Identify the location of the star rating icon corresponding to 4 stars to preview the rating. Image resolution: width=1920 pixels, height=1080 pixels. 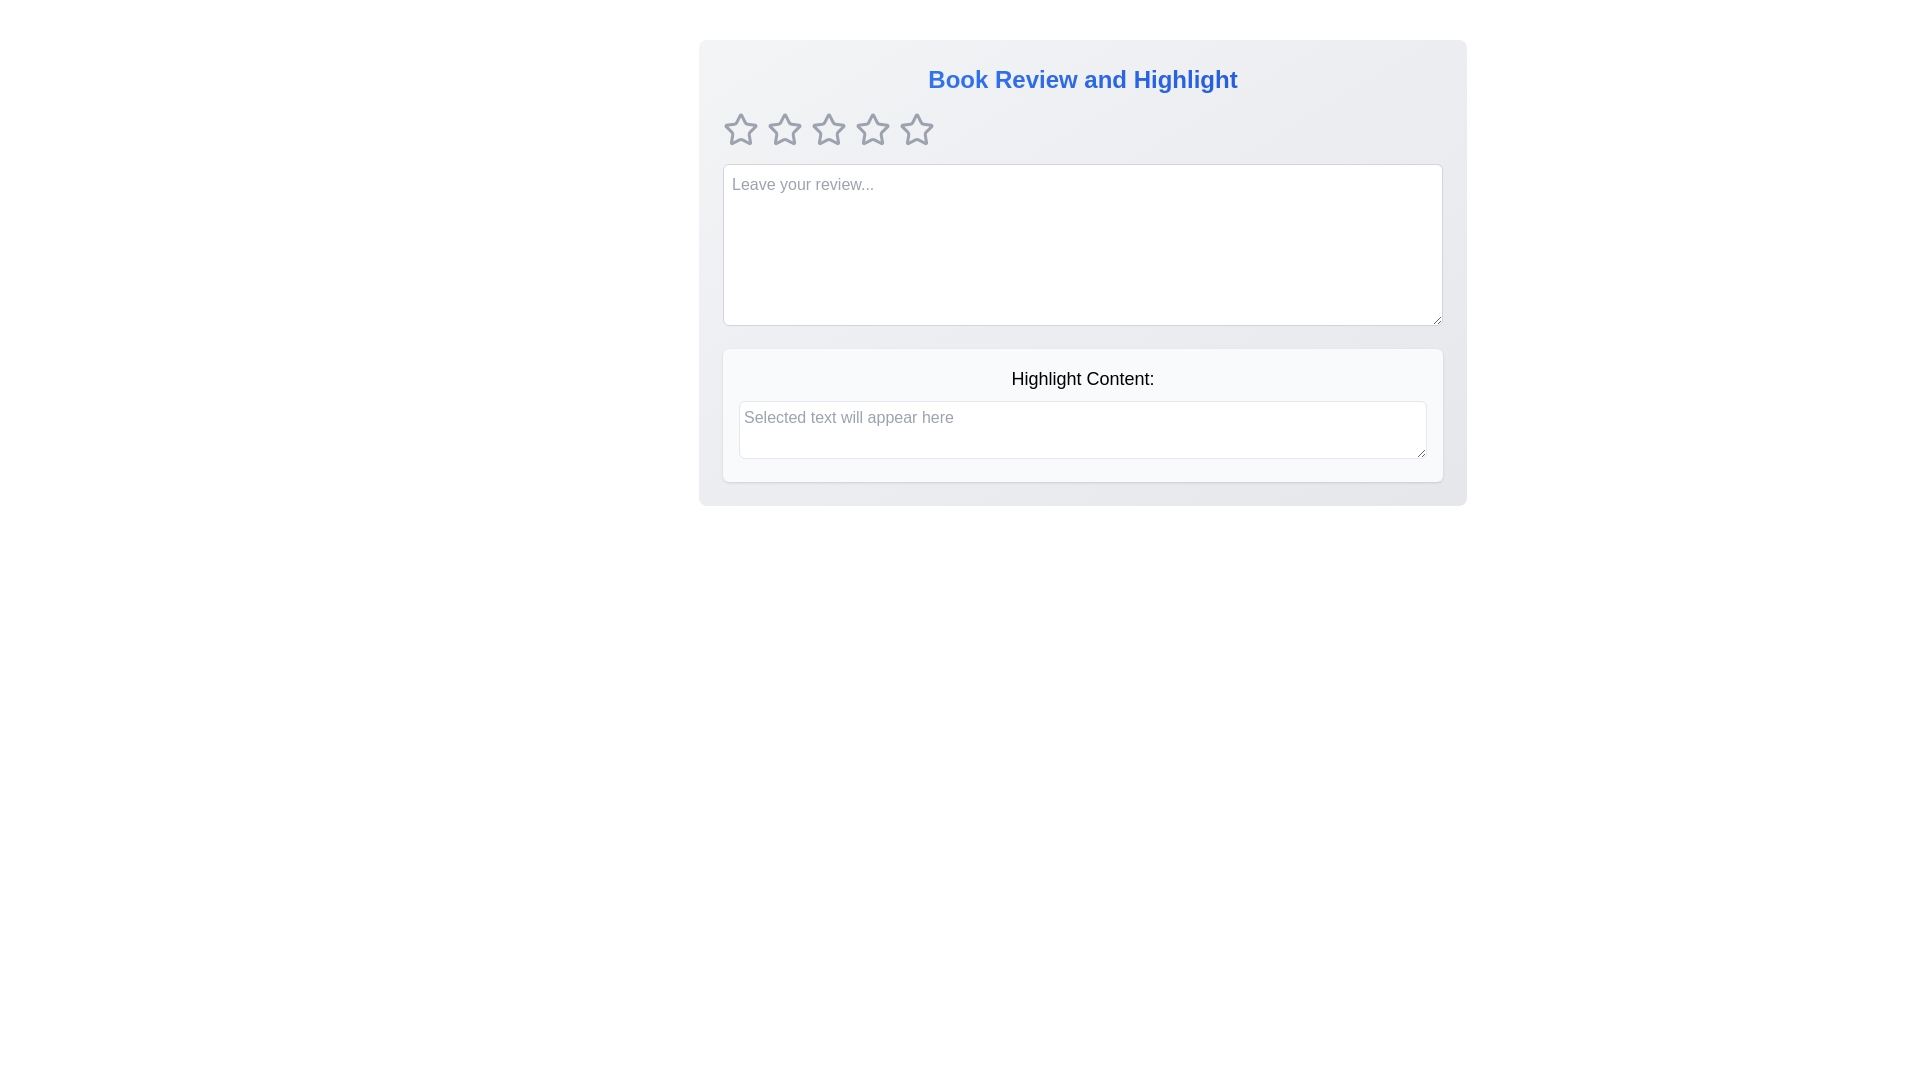
(873, 130).